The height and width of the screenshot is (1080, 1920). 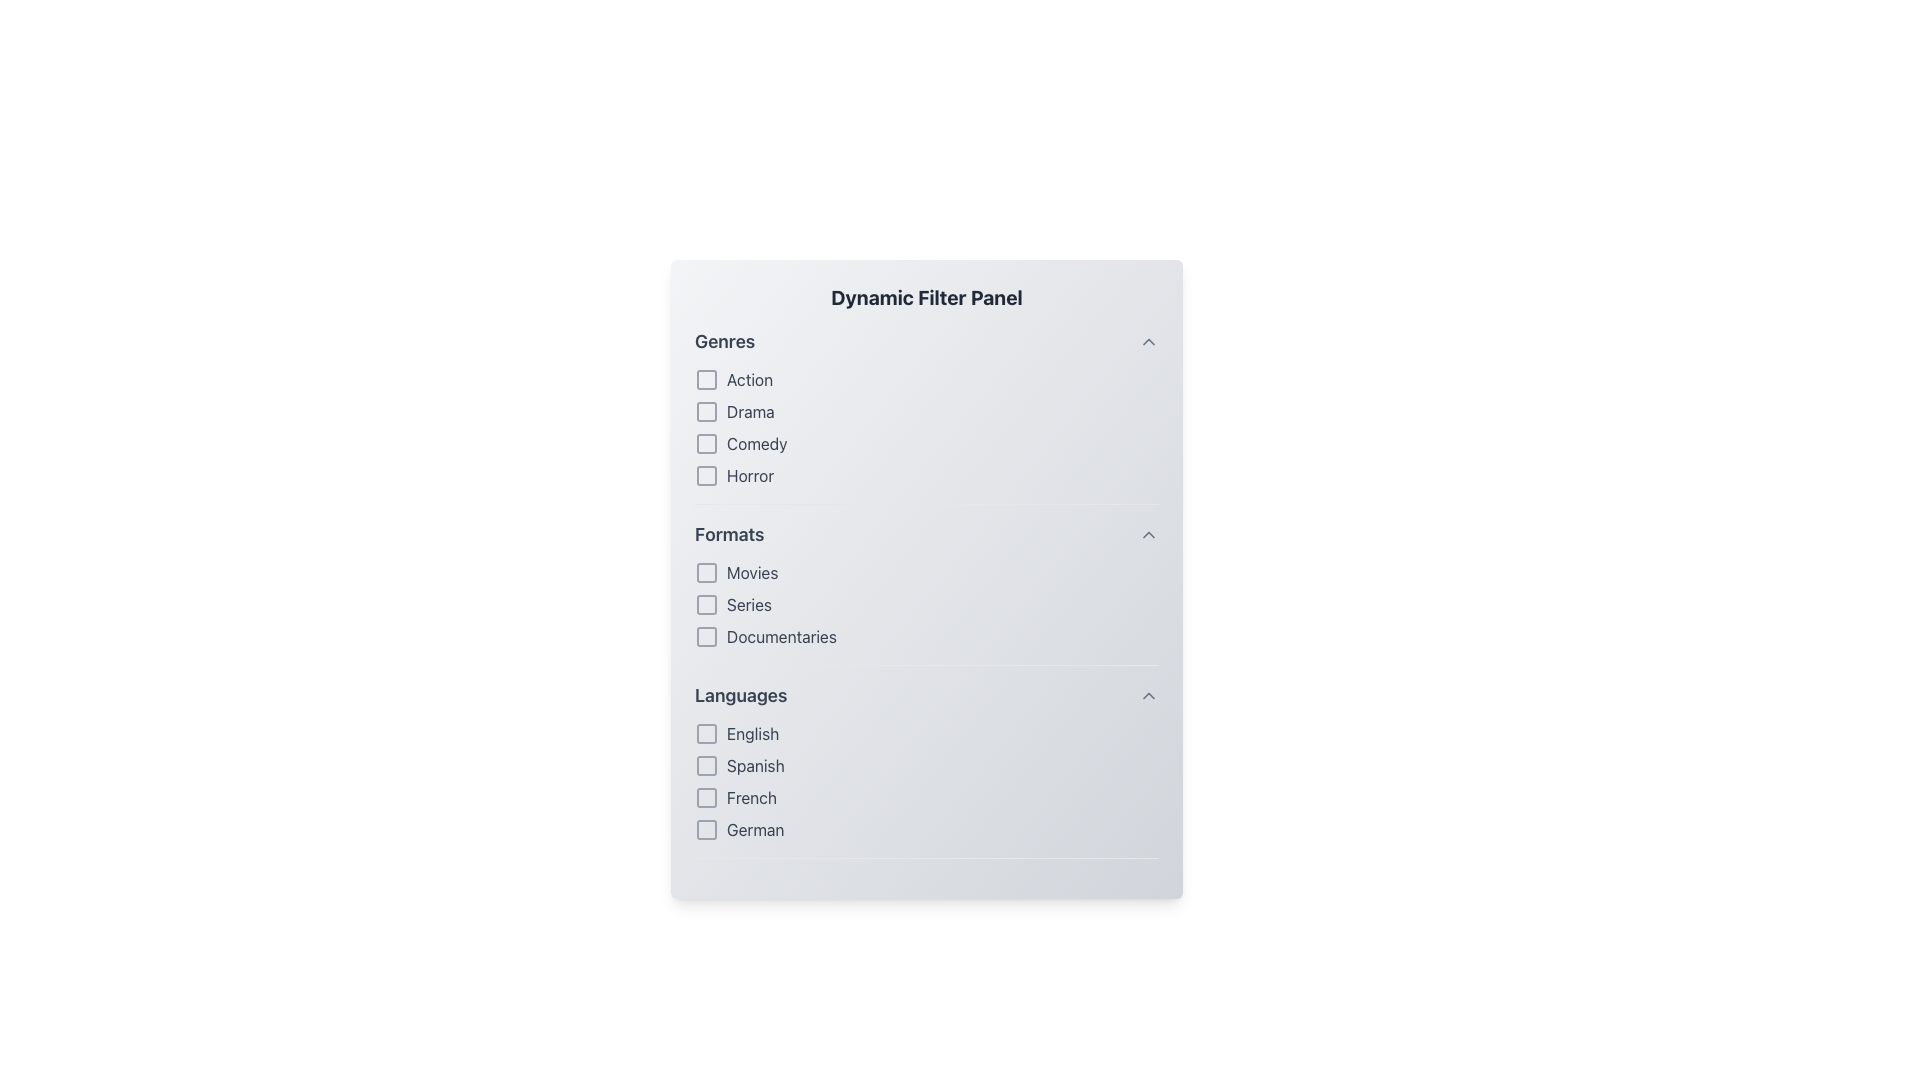 What do you see at coordinates (756, 442) in the screenshot?
I see `the descriptive label for the 'Comedy' genre checkbox, located near the upper portion of the panel` at bounding box center [756, 442].